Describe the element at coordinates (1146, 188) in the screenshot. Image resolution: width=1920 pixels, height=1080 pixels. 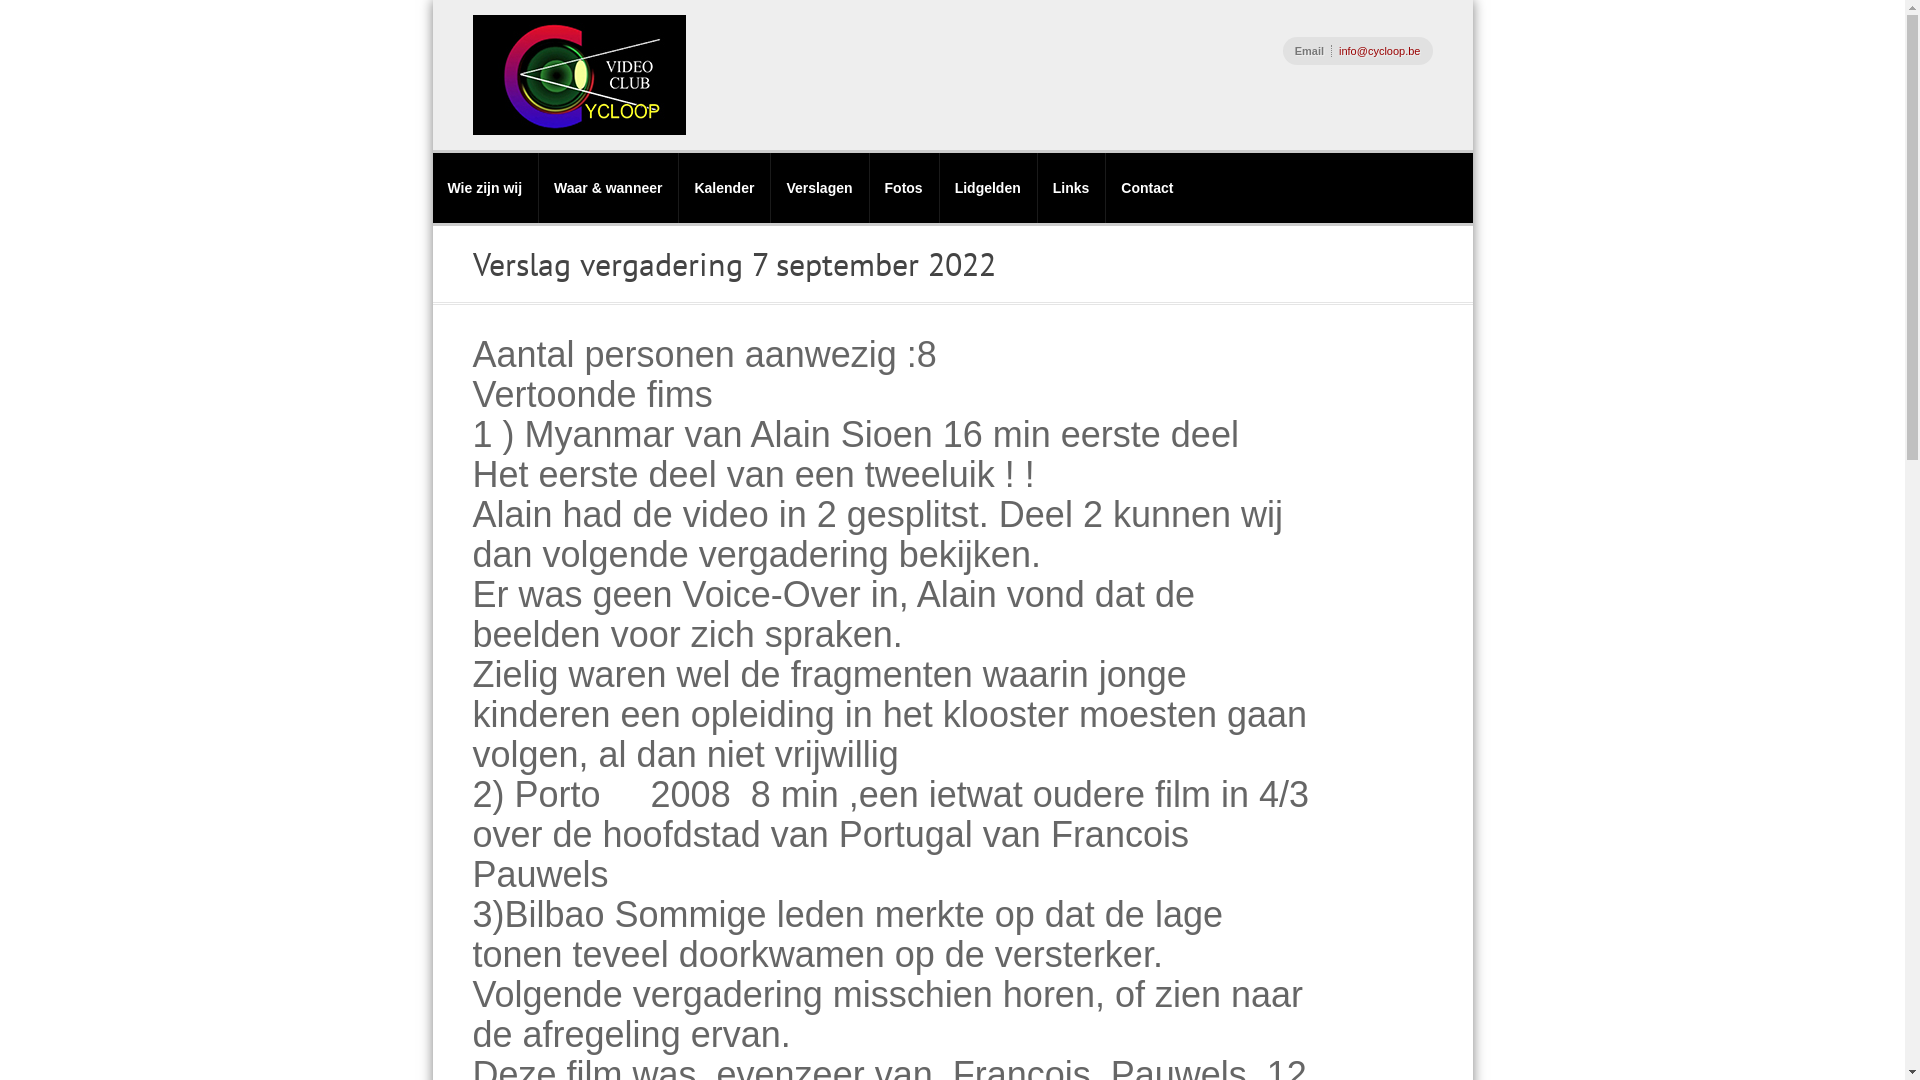
I see `'Contact'` at that location.